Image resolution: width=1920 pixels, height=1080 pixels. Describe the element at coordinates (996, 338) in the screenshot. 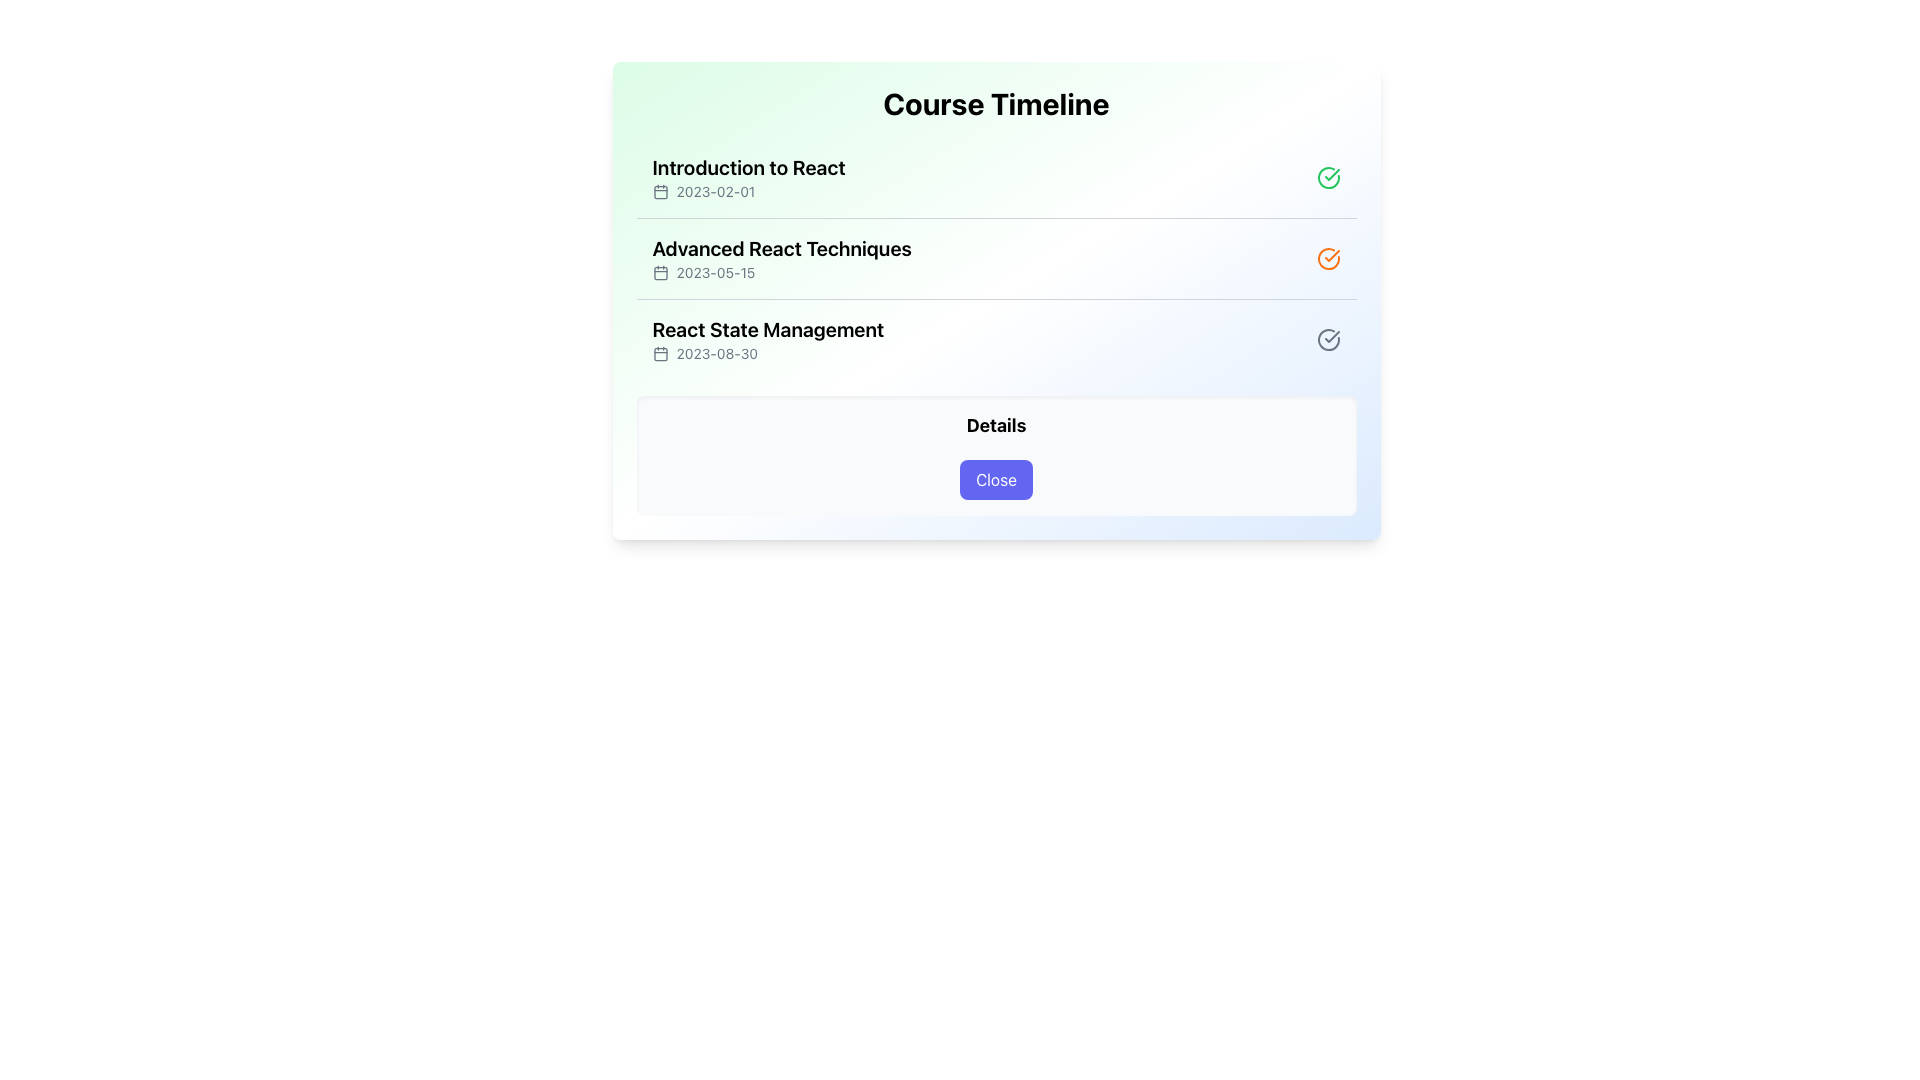

I see `the List Item element titled 'React State Management' in the Course Timeline to trigger a tooltip` at that location.